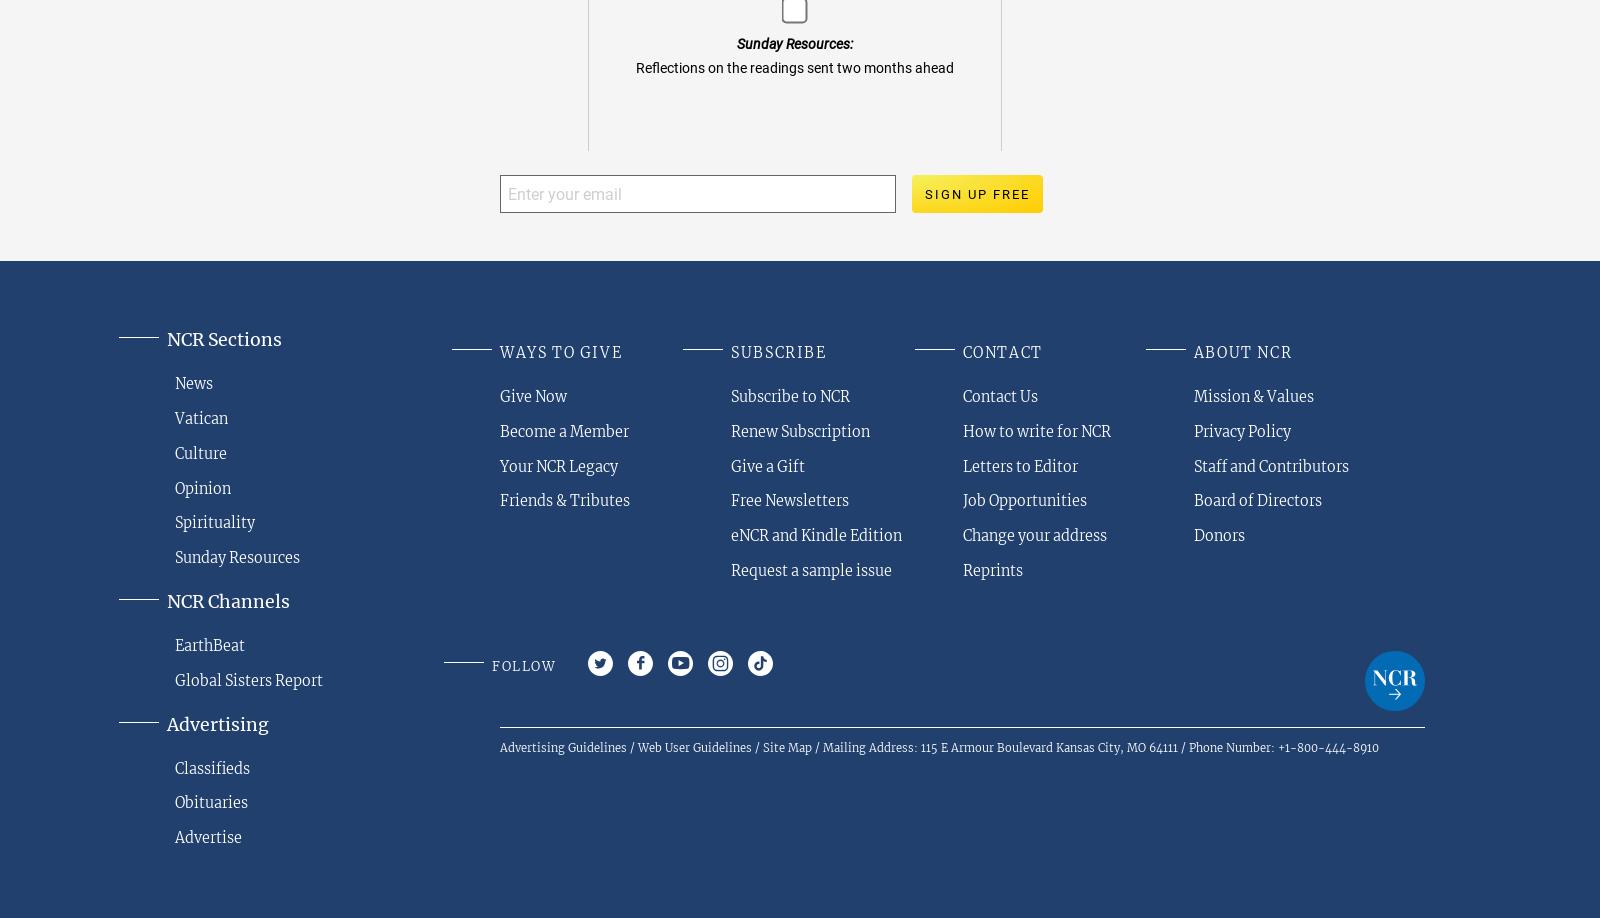  What do you see at coordinates (562, 746) in the screenshot?
I see `'Advertising Guidelines'` at bounding box center [562, 746].